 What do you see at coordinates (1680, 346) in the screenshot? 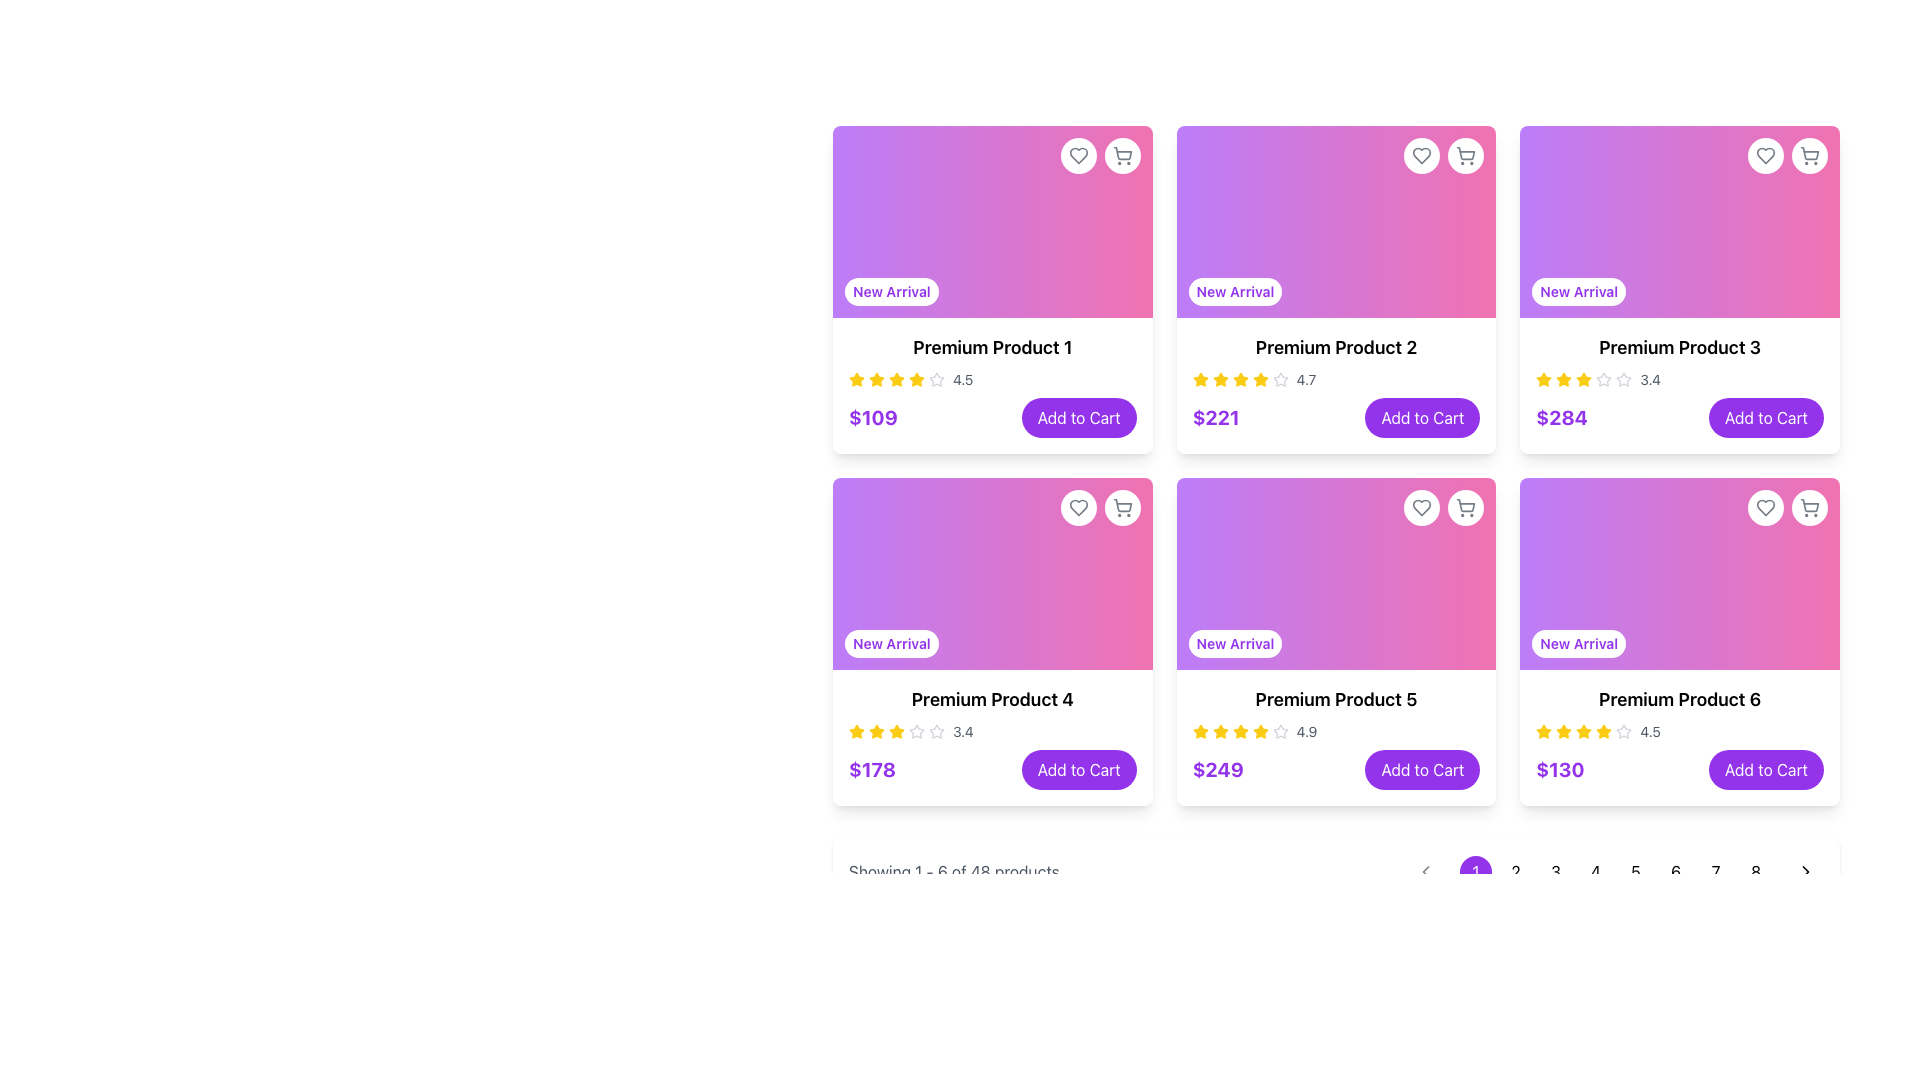
I see `text content of the label displaying 'Premium Product 3' which is located in the top row, third column of the product card grid` at bounding box center [1680, 346].